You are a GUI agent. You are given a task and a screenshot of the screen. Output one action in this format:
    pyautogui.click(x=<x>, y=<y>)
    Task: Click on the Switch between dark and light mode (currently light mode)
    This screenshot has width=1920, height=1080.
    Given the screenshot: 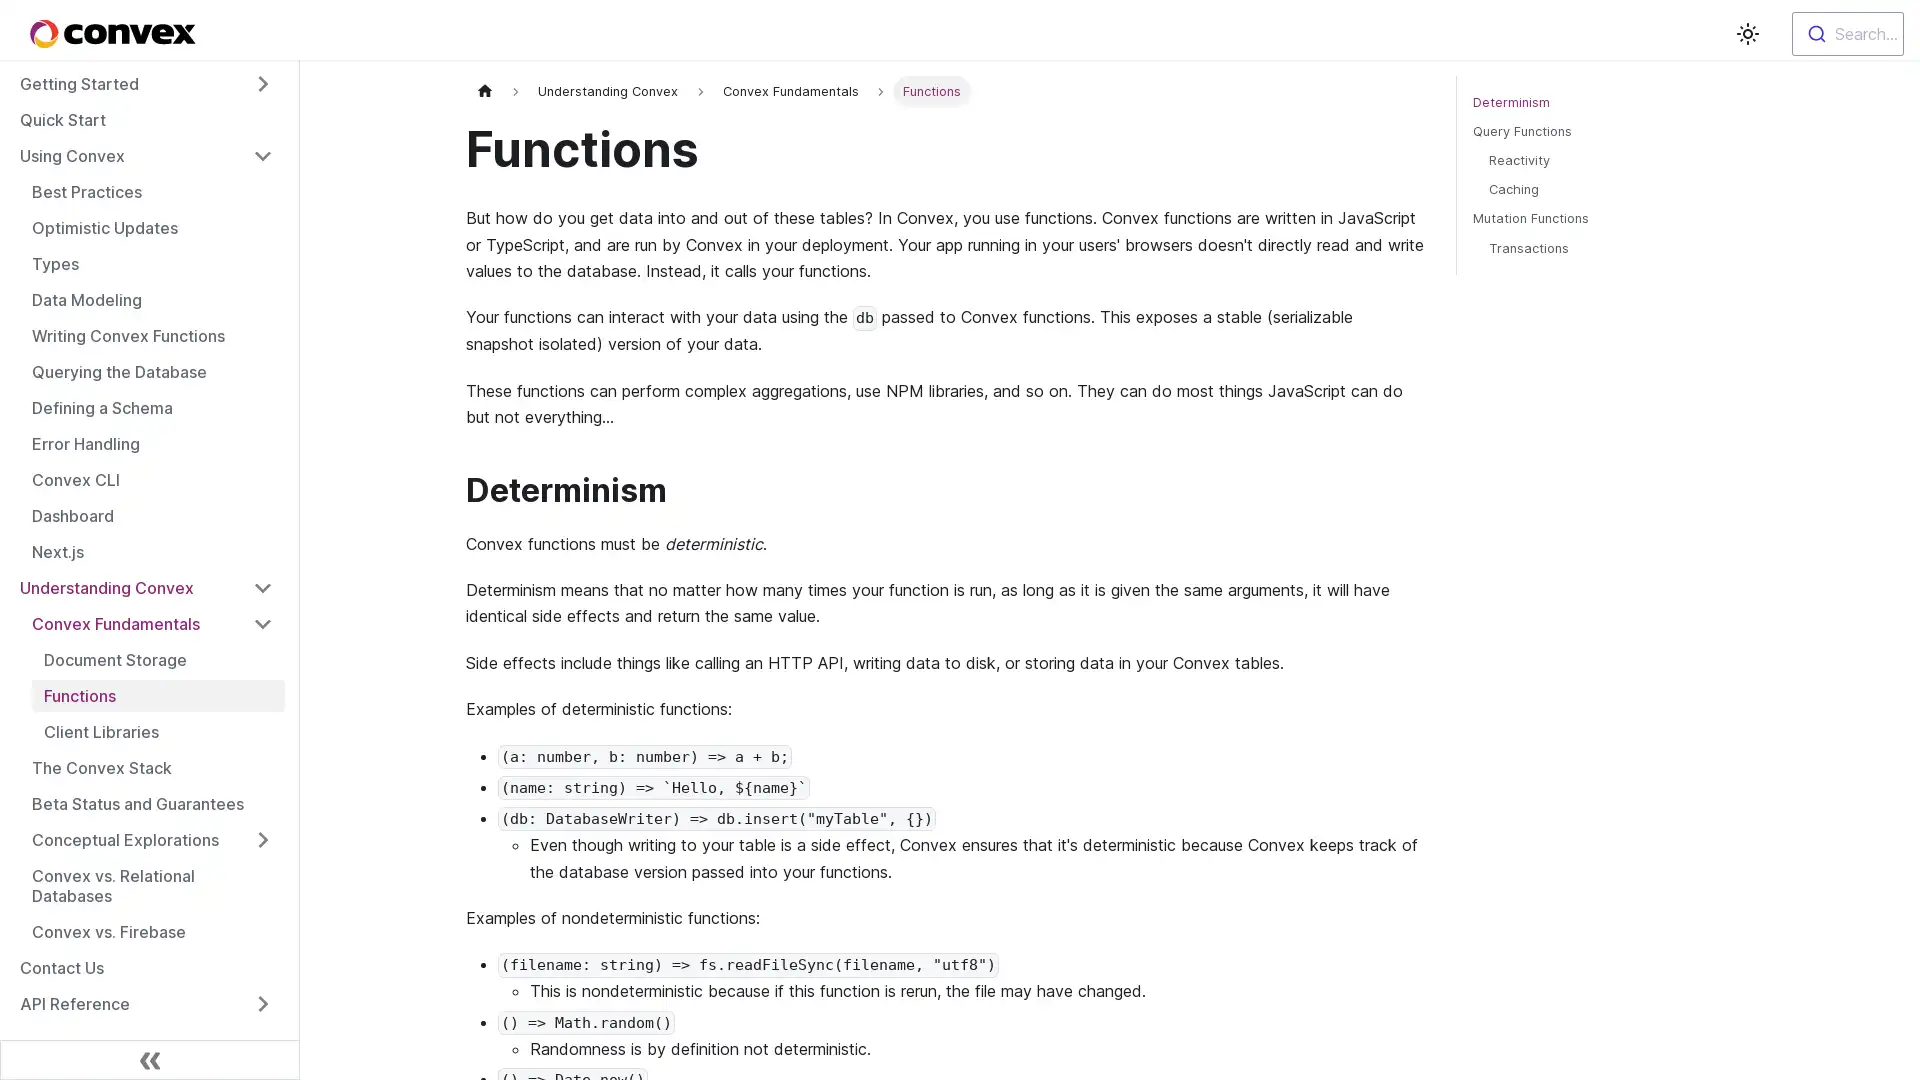 What is the action you would take?
    pyautogui.click(x=1746, y=34)
    